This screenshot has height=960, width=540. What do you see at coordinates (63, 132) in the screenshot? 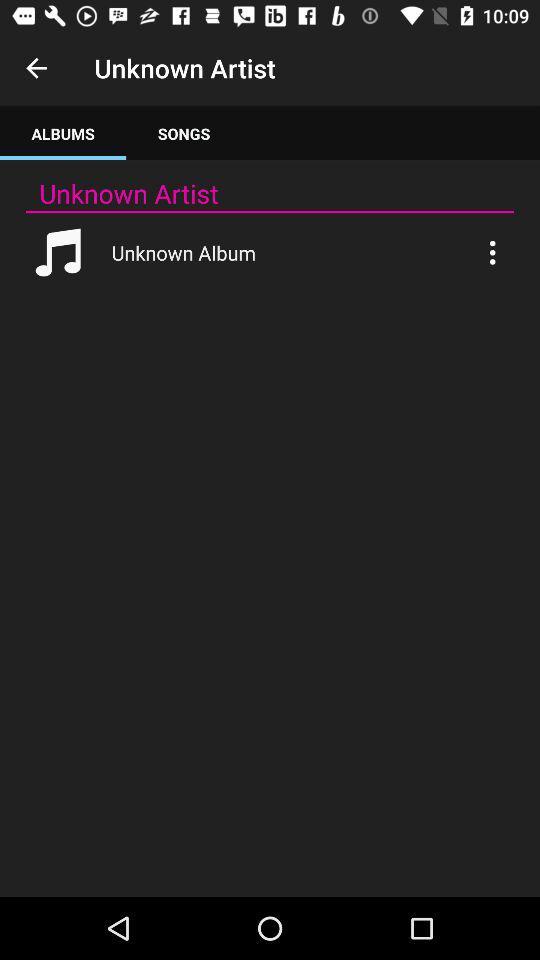
I see `app next to songs item` at bounding box center [63, 132].